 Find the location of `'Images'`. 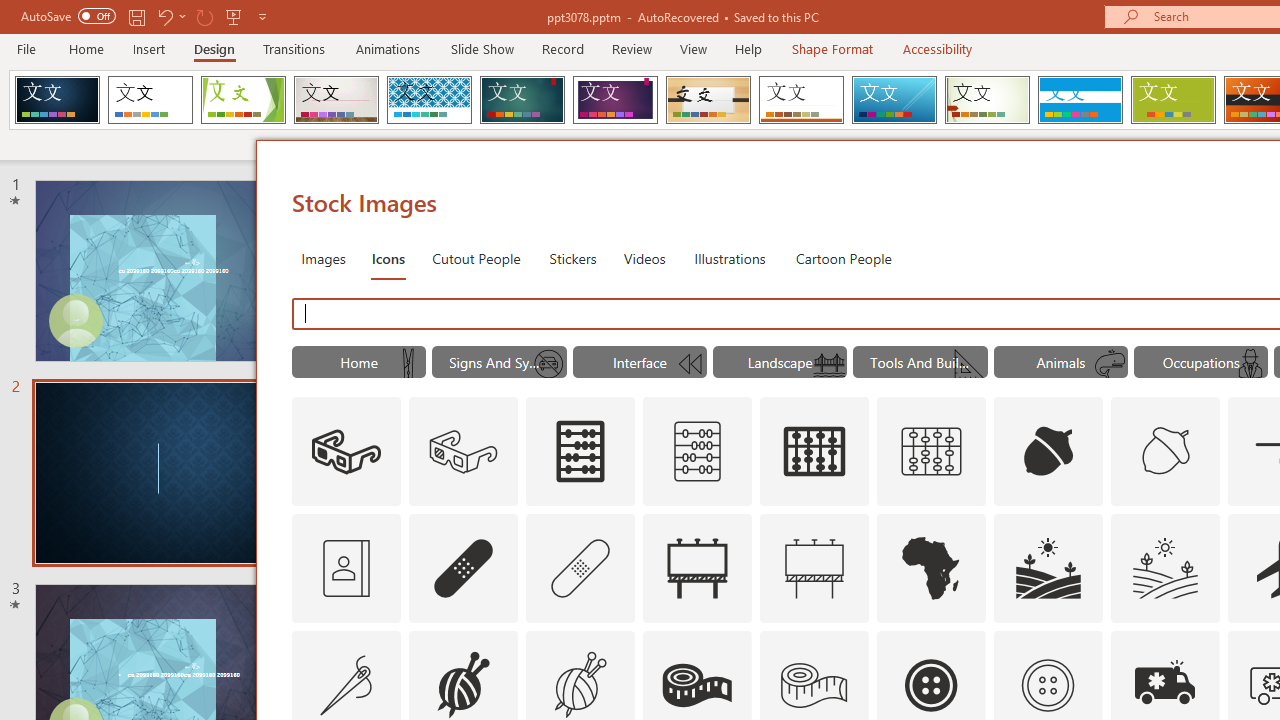

'Images' is located at coordinates (323, 257).